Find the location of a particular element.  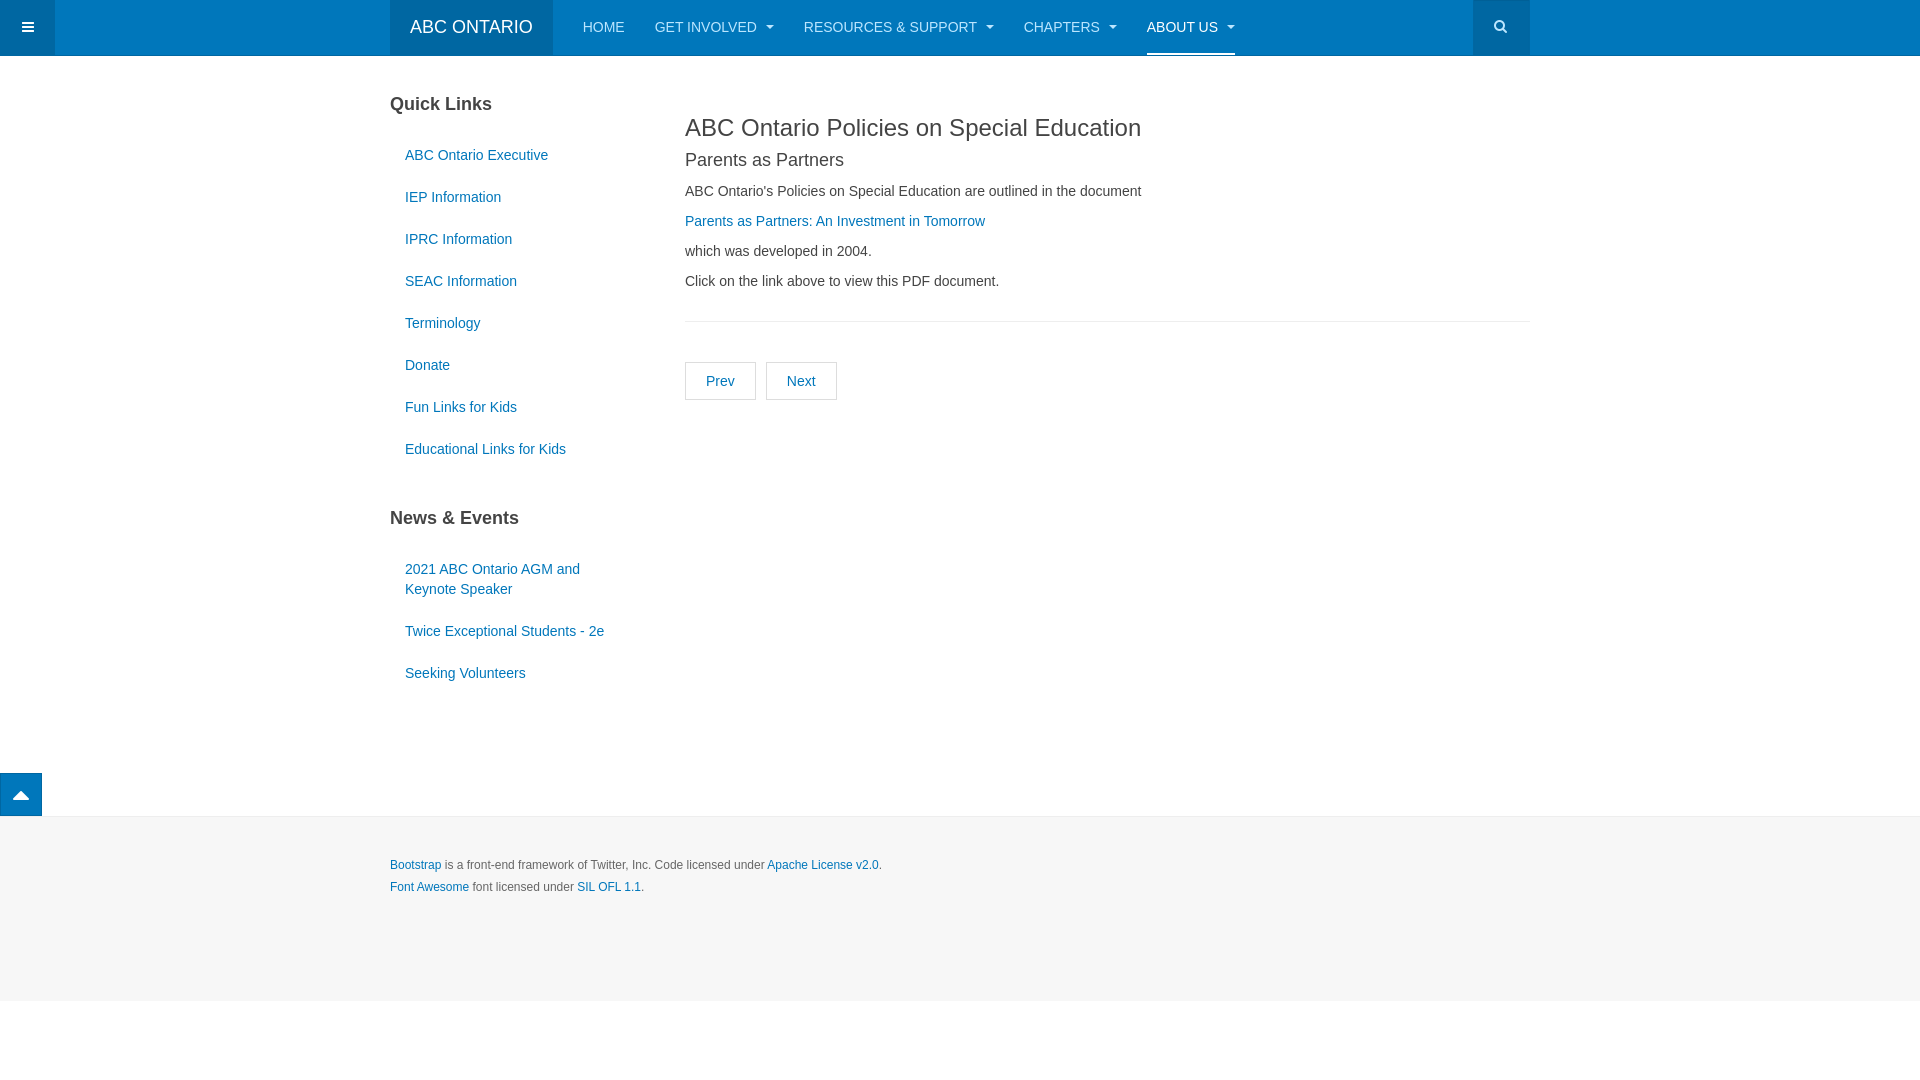

'Back to Top' is located at coordinates (20, 793).